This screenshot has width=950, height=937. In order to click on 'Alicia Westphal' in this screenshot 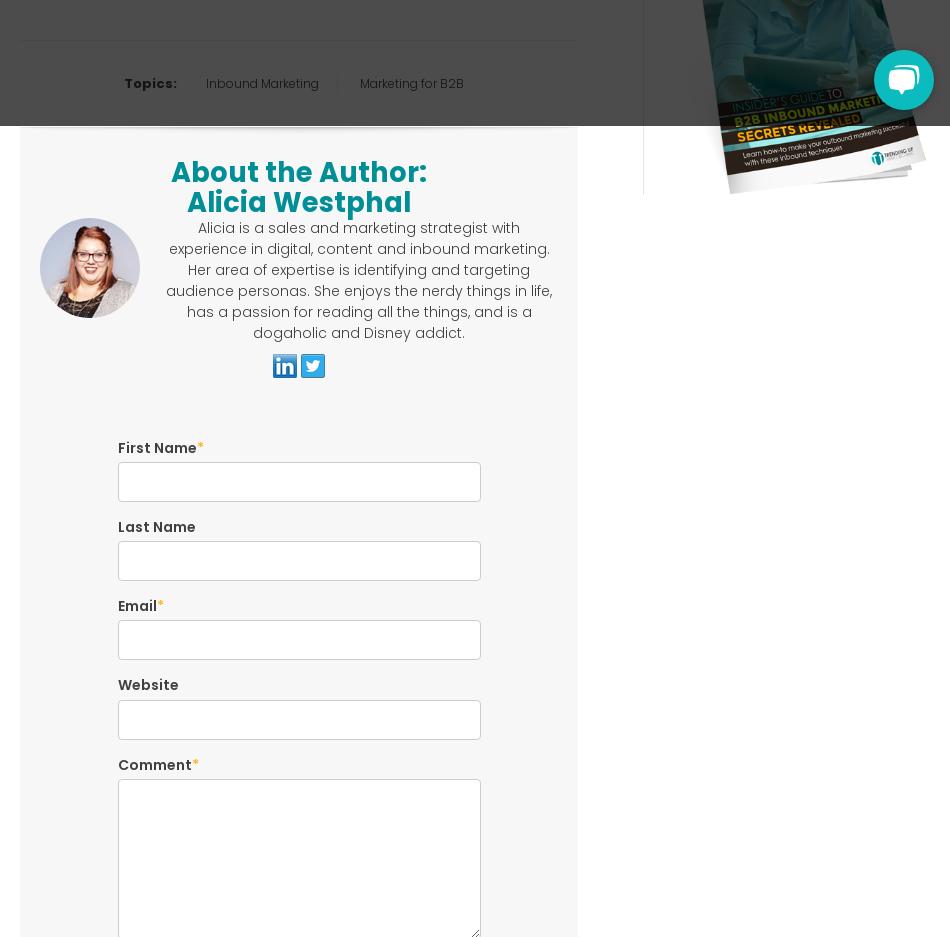, I will do `click(297, 202)`.